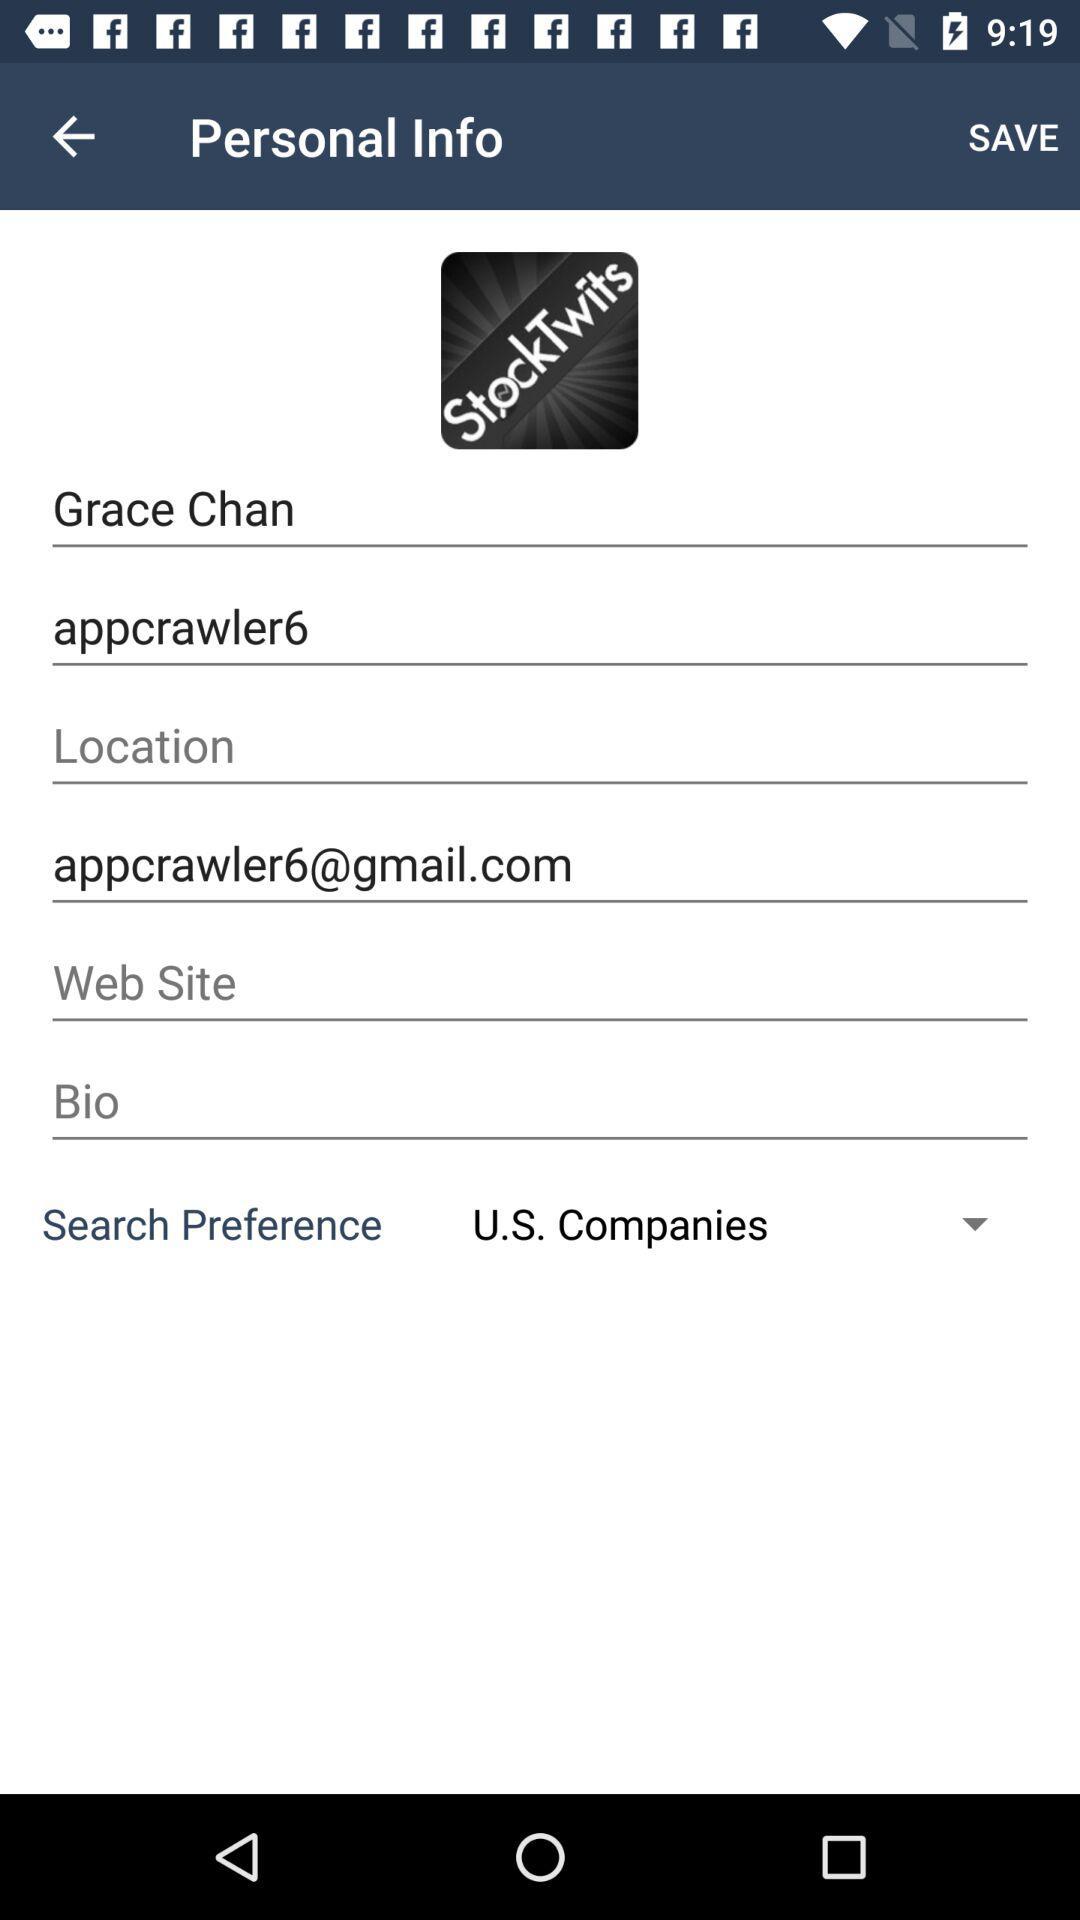 The height and width of the screenshot is (1920, 1080). What do you see at coordinates (72, 135) in the screenshot?
I see `the item to the left of personal info item` at bounding box center [72, 135].